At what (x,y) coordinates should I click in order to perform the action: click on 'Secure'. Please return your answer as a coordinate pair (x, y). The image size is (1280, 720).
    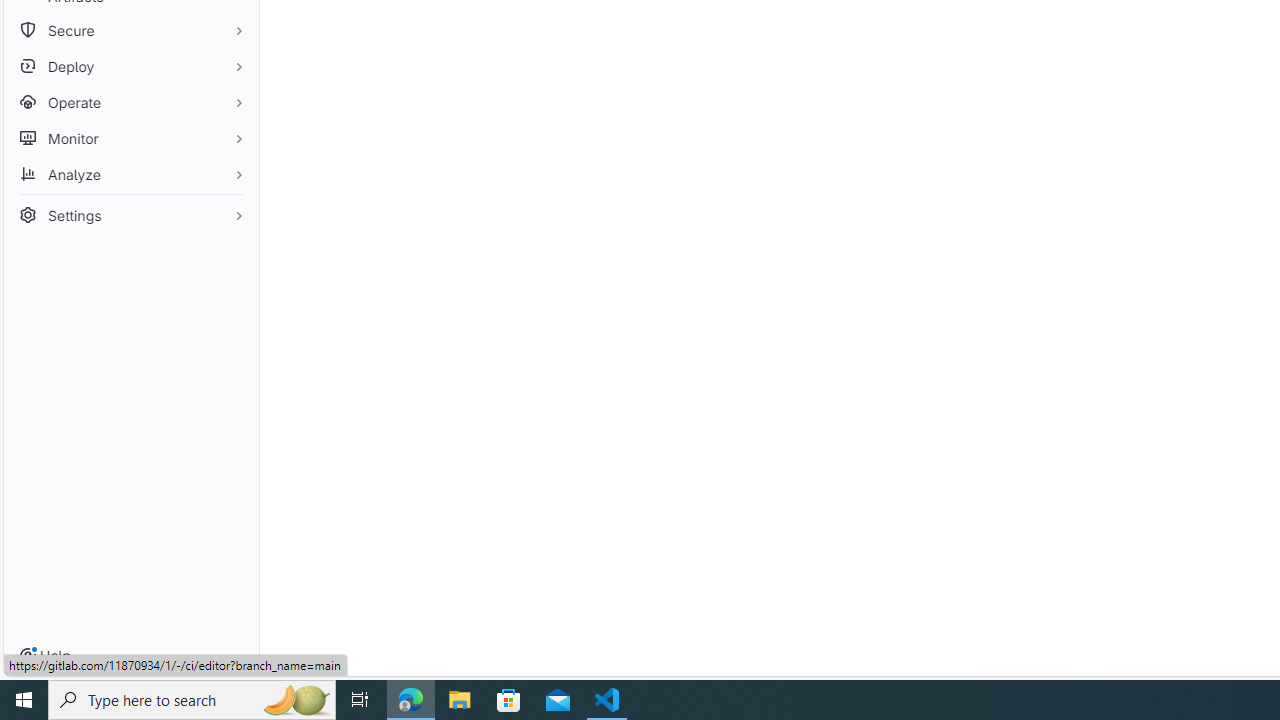
    Looking at the image, I should click on (130, 30).